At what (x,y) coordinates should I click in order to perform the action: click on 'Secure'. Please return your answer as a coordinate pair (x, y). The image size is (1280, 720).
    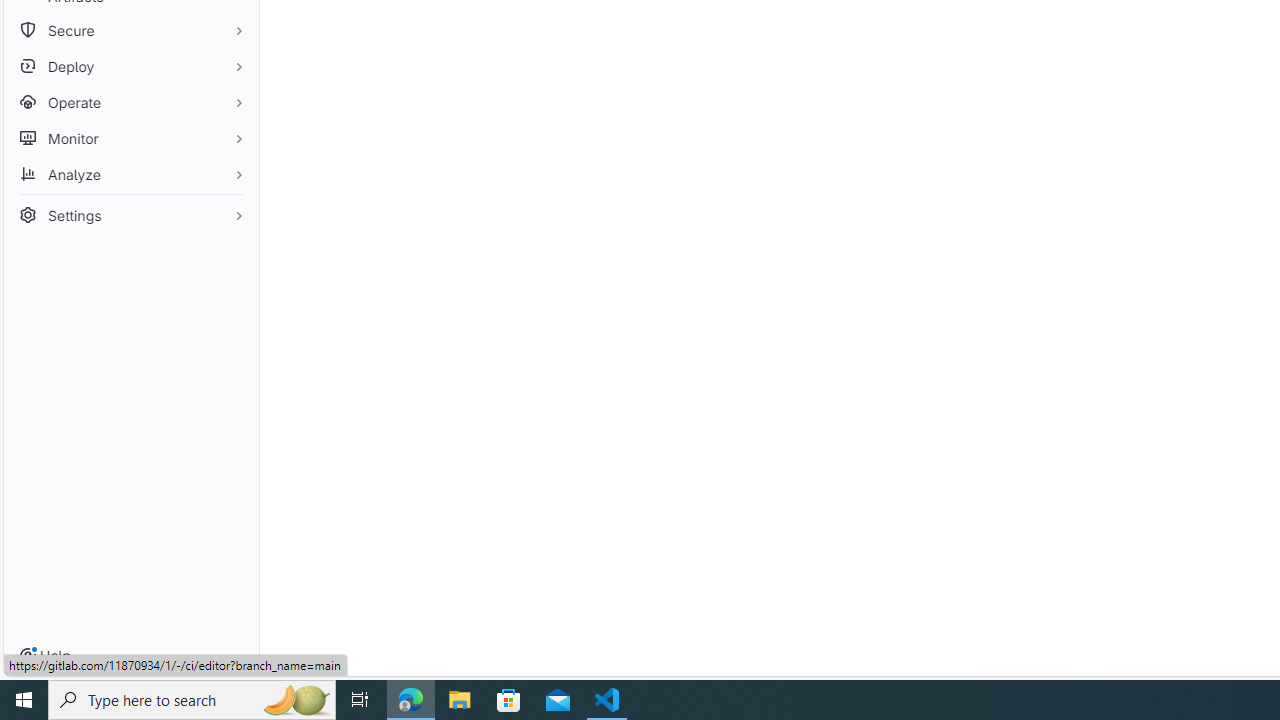
    Looking at the image, I should click on (130, 30).